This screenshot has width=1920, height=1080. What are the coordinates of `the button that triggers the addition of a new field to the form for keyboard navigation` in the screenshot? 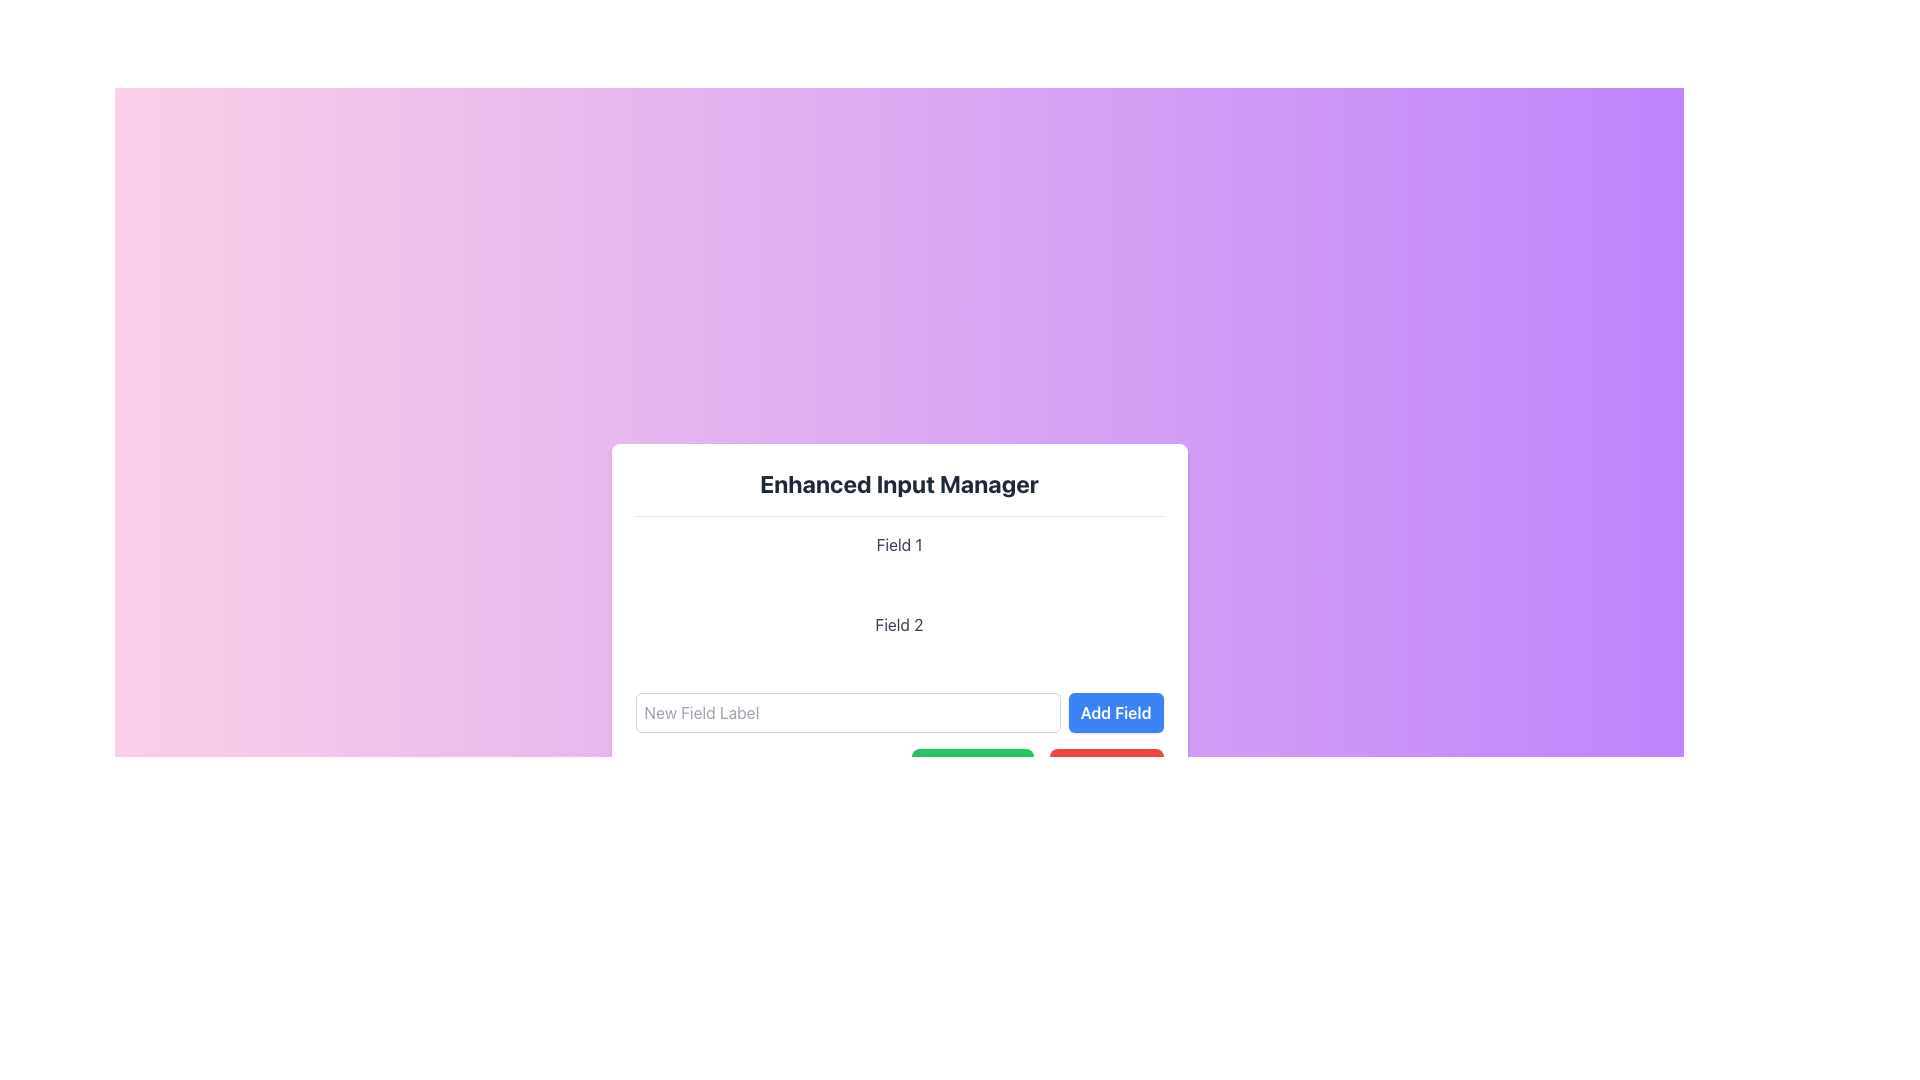 It's located at (1115, 711).